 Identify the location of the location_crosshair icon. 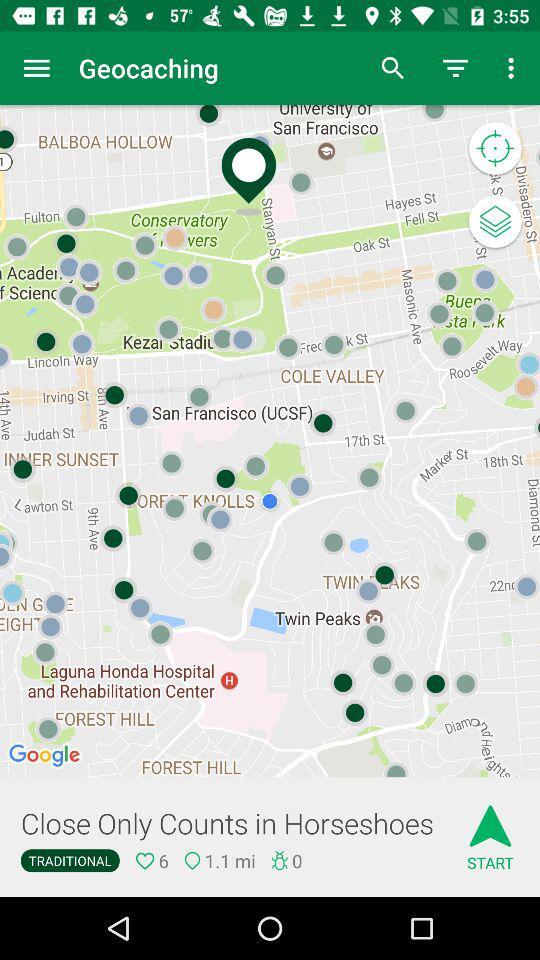
(494, 148).